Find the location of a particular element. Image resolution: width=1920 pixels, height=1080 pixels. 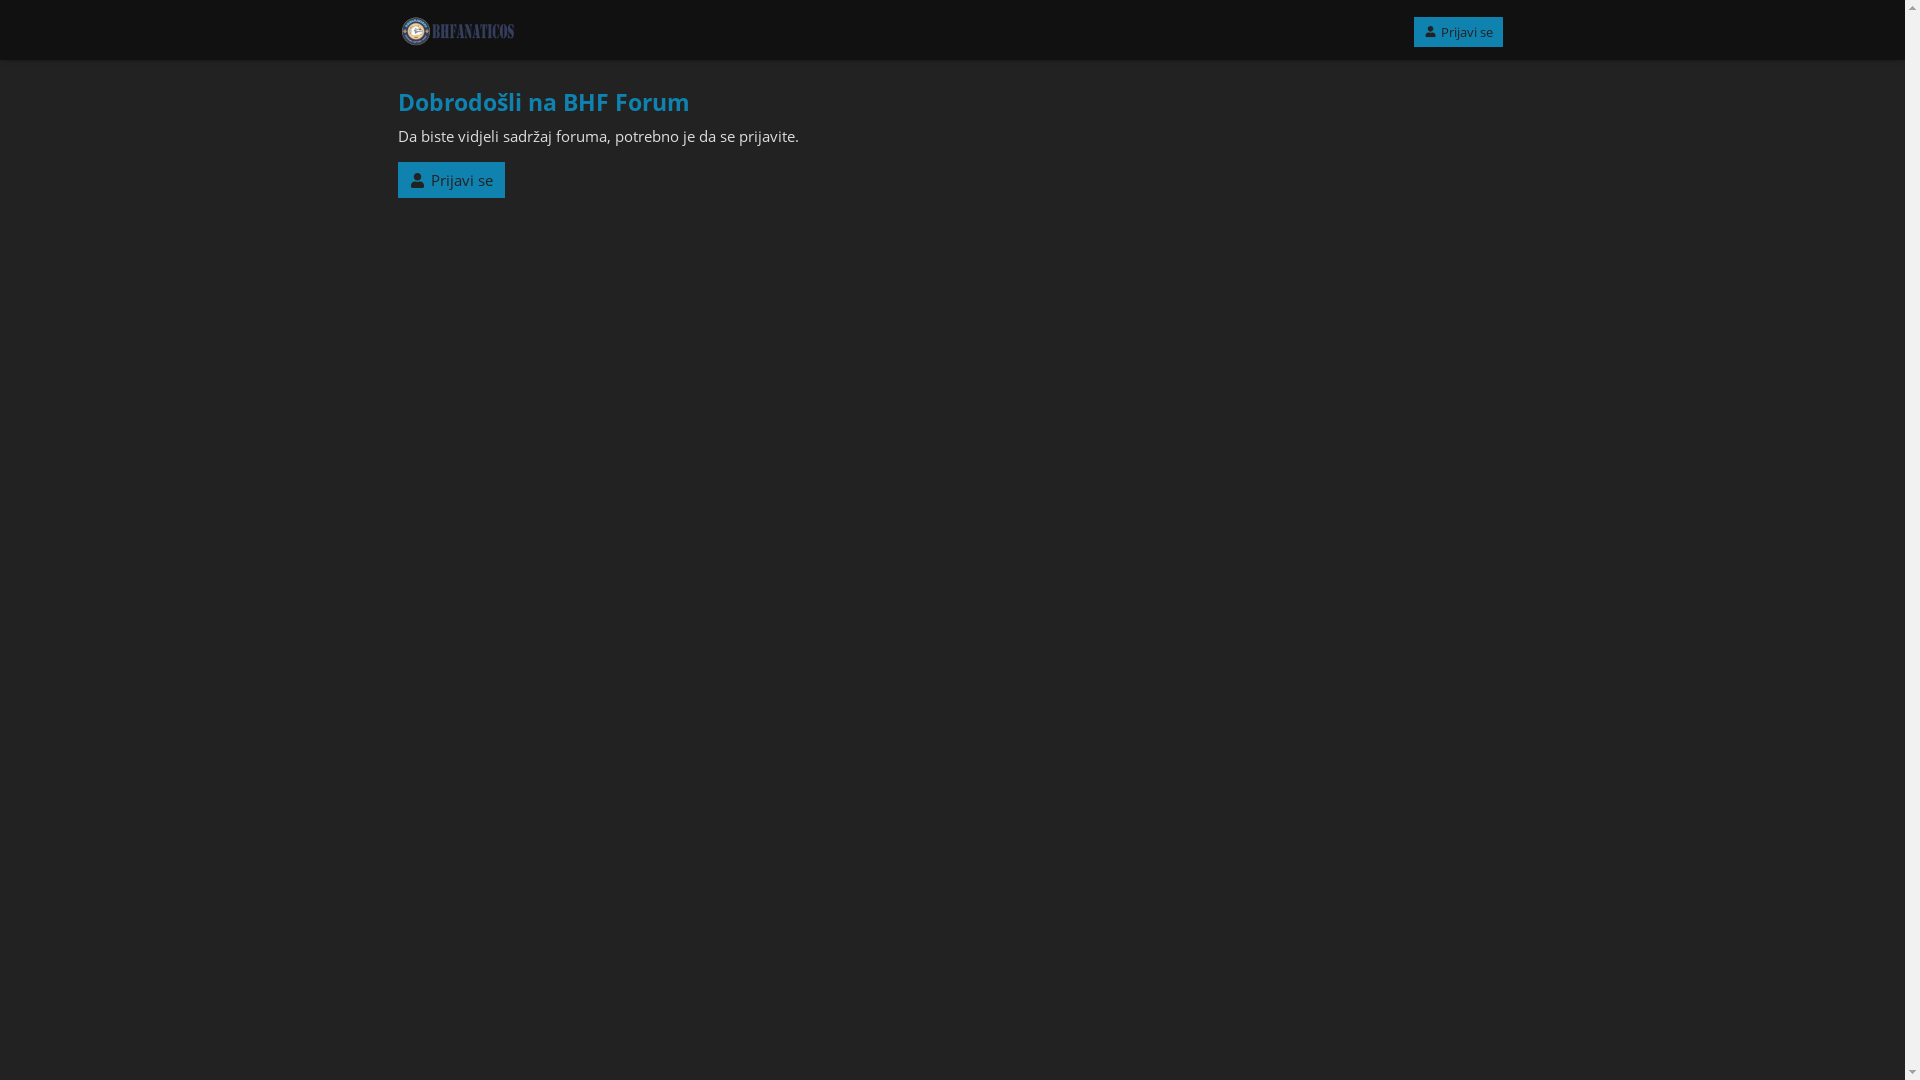

'Prijavi se' is located at coordinates (1458, 31).